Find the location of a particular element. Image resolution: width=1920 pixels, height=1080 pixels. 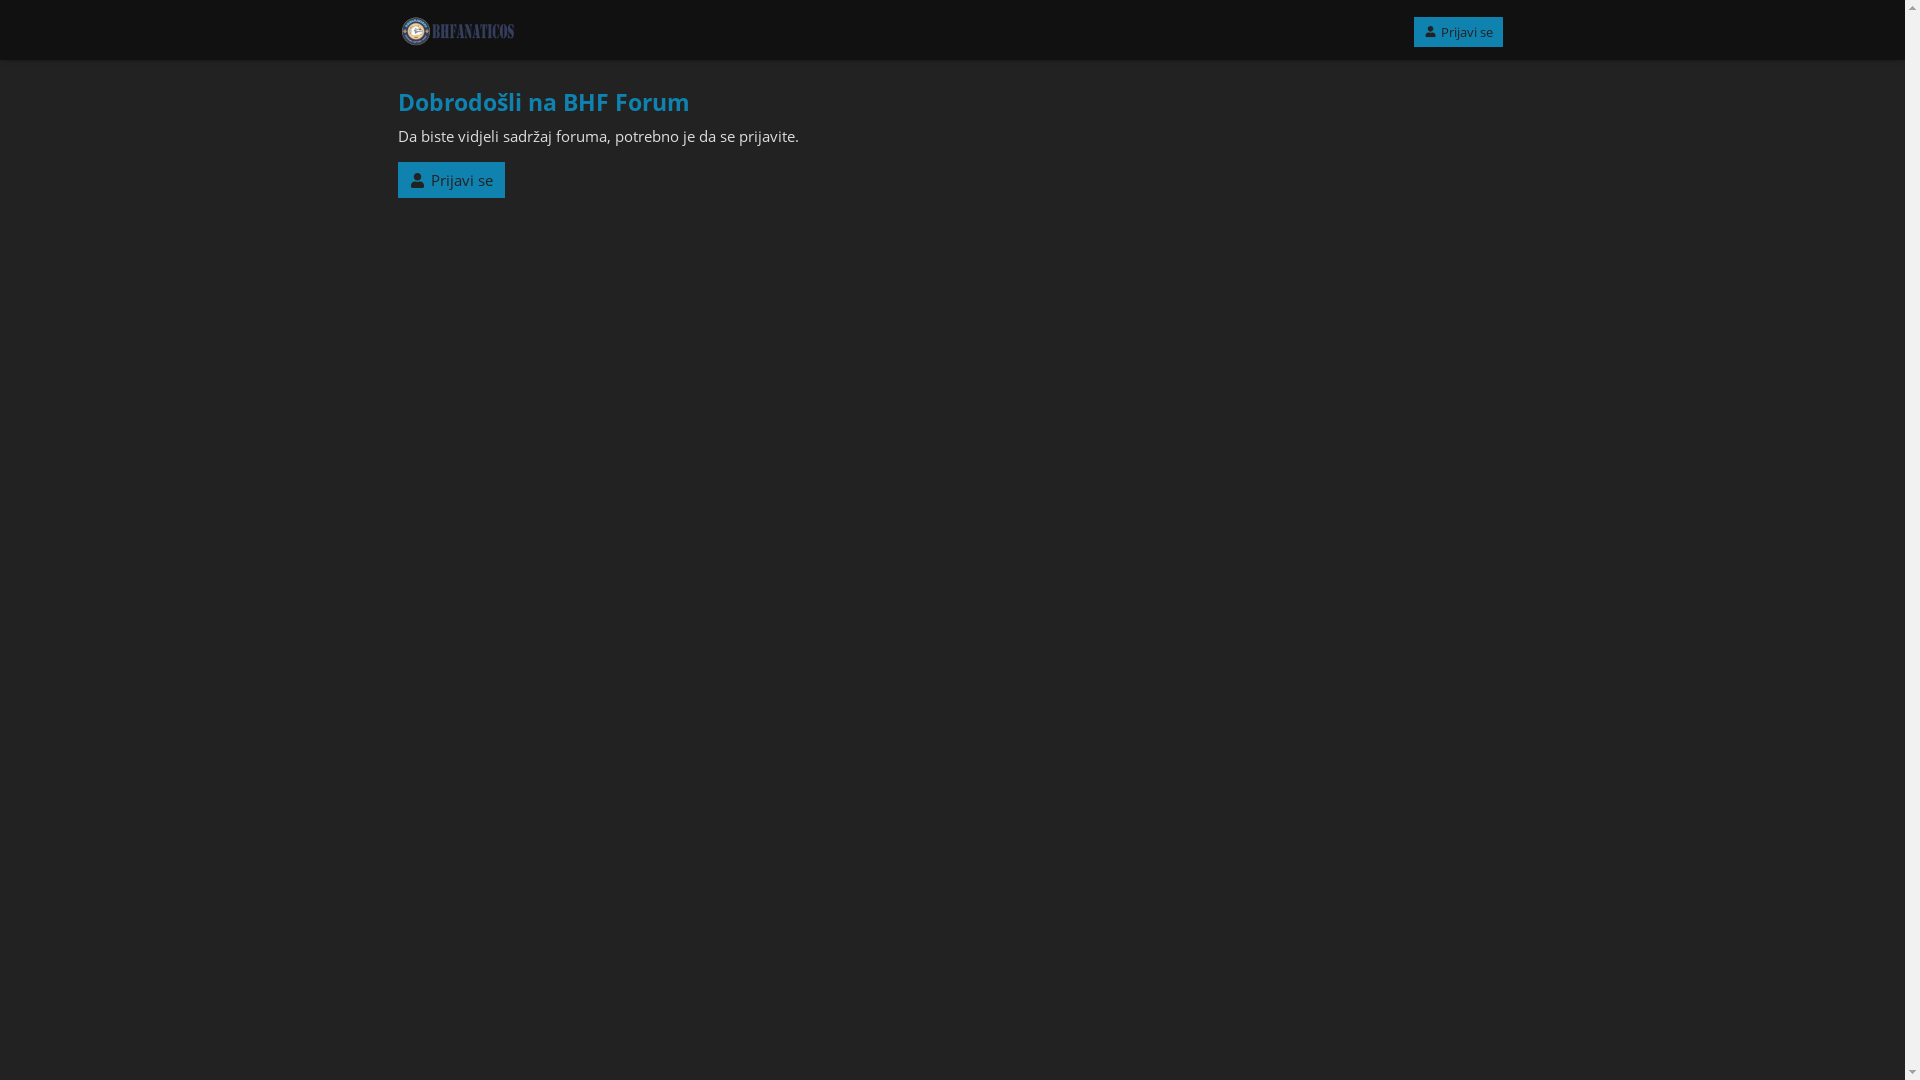

'Prijavi se' is located at coordinates (1458, 31).